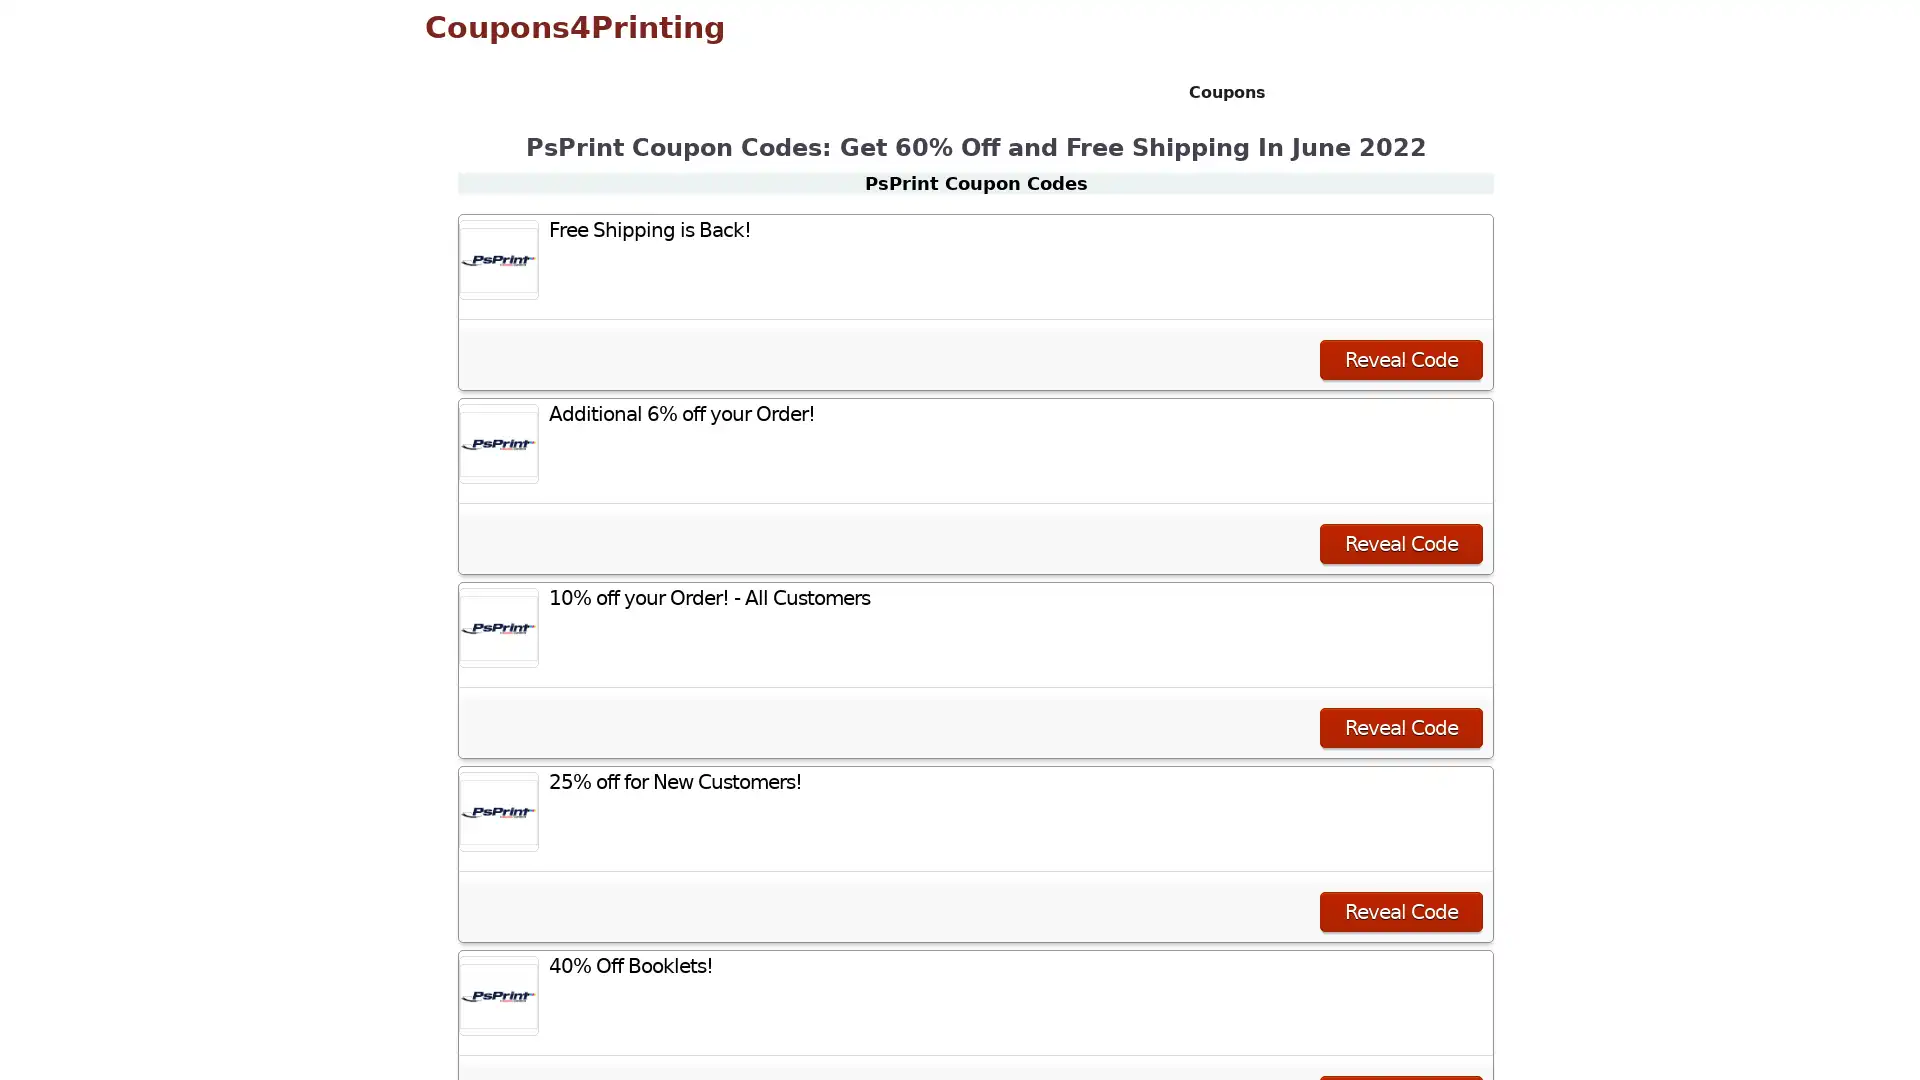 Image resolution: width=1920 pixels, height=1080 pixels. What do you see at coordinates (1400, 358) in the screenshot?
I see `Reveal Code` at bounding box center [1400, 358].